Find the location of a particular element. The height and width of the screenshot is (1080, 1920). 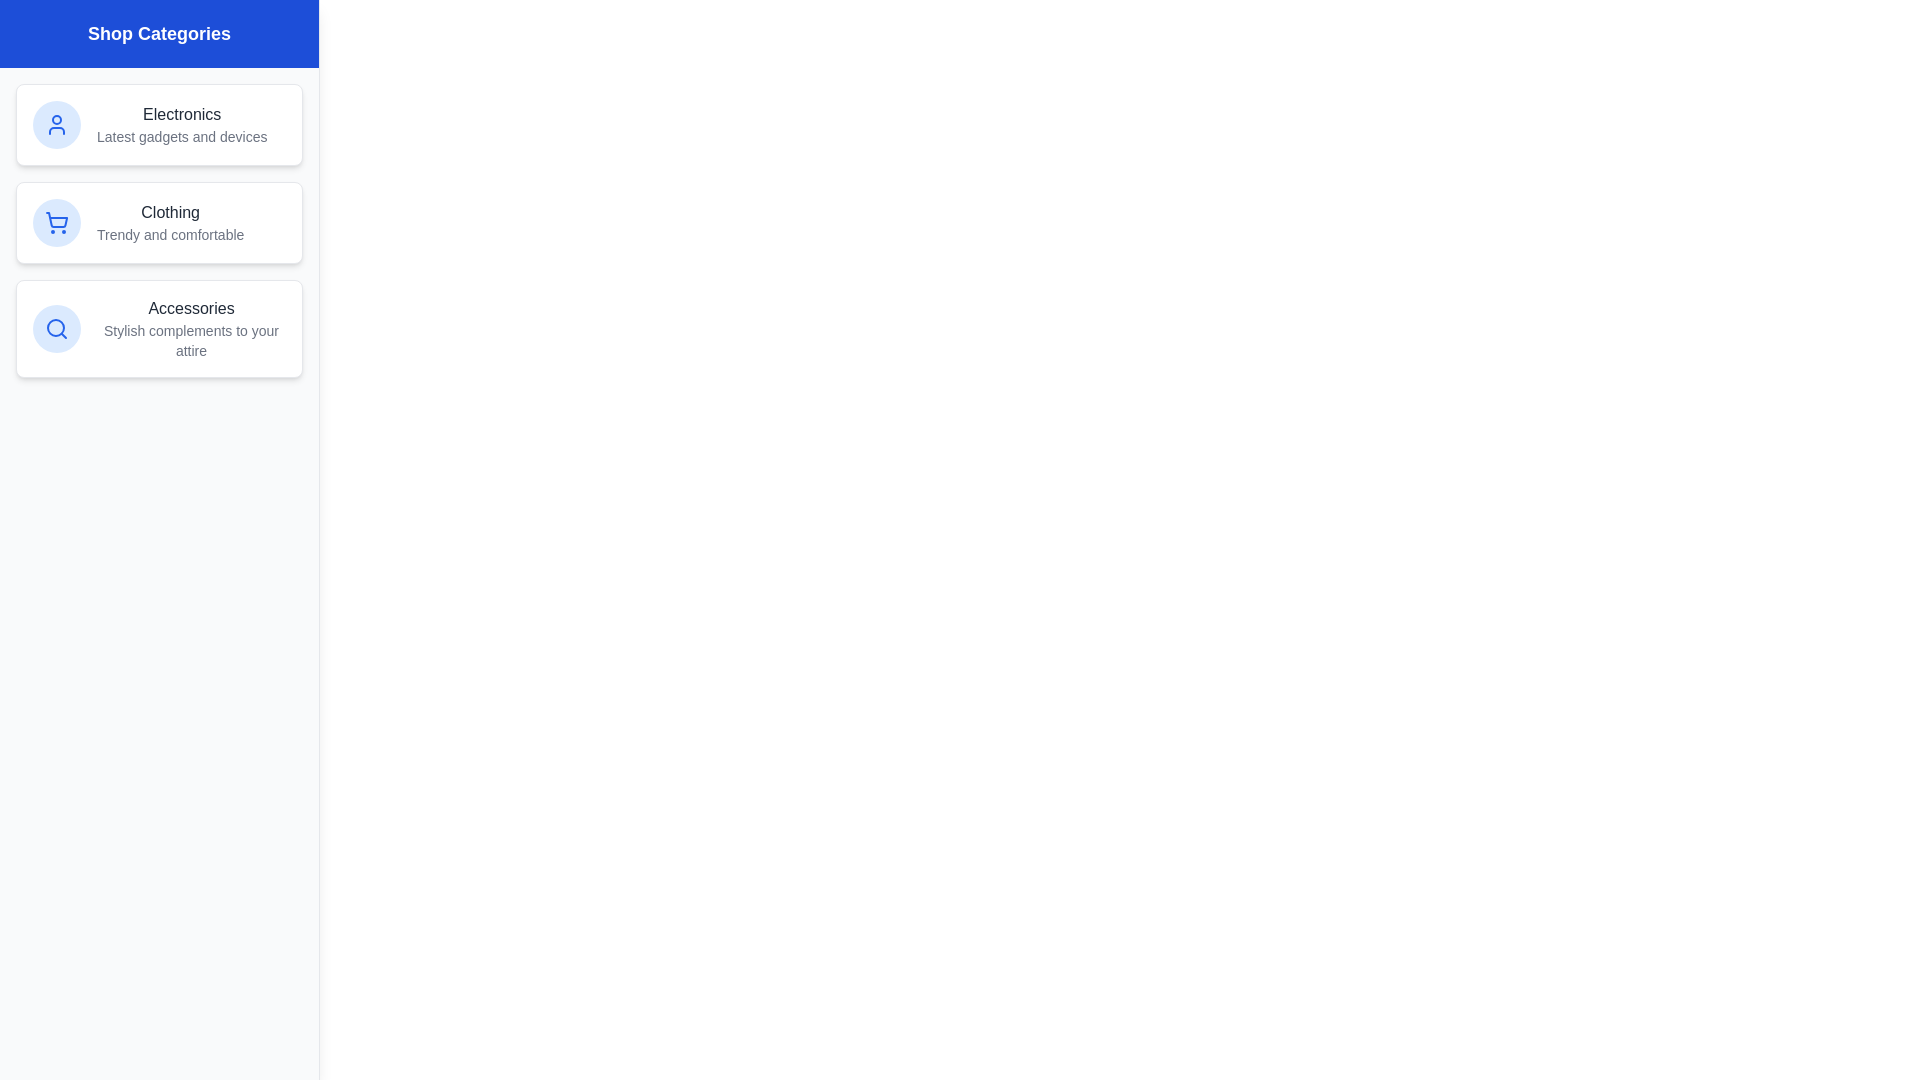

the icon associated with the Electronics category is located at coordinates (57, 124).